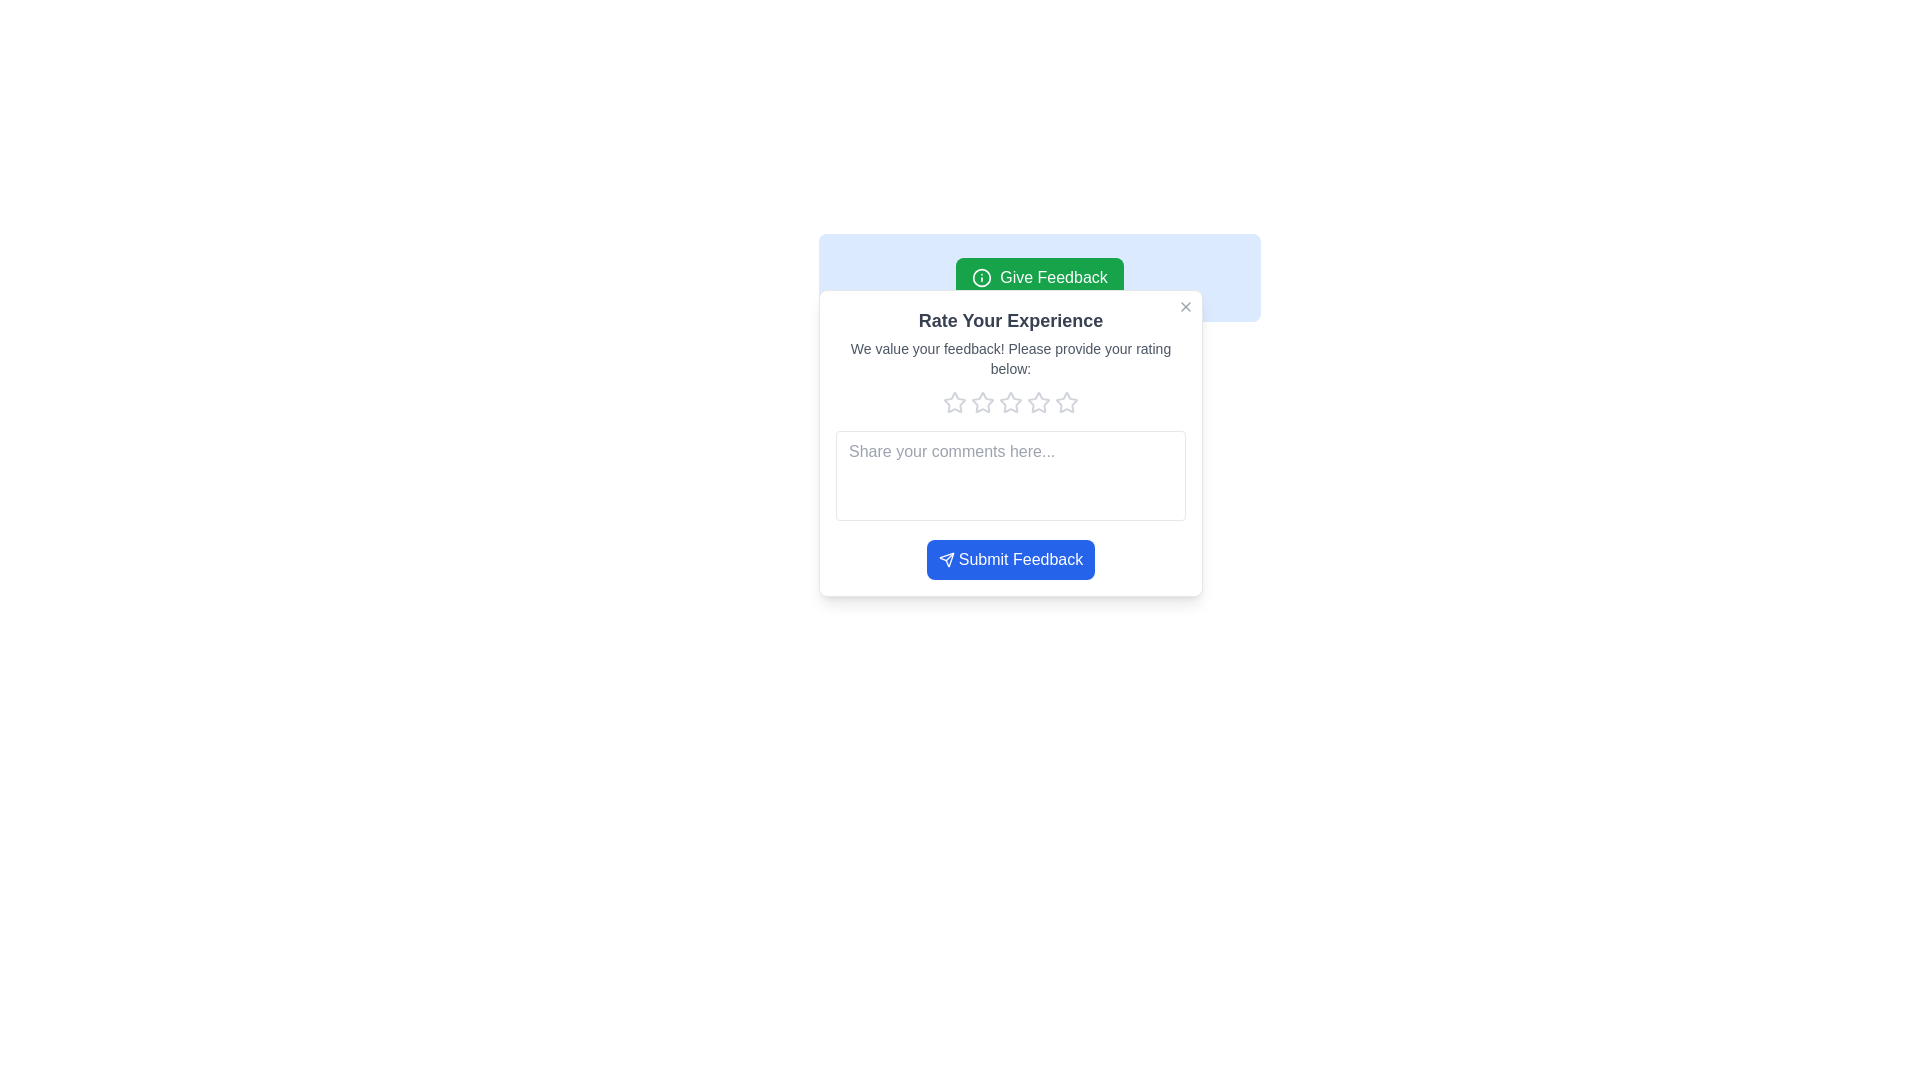  Describe the element at coordinates (1040, 277) in the screenshot. I see `the green 'Give Feedback' button located centrally within its light blue background to initiate feedback submission` at that location.